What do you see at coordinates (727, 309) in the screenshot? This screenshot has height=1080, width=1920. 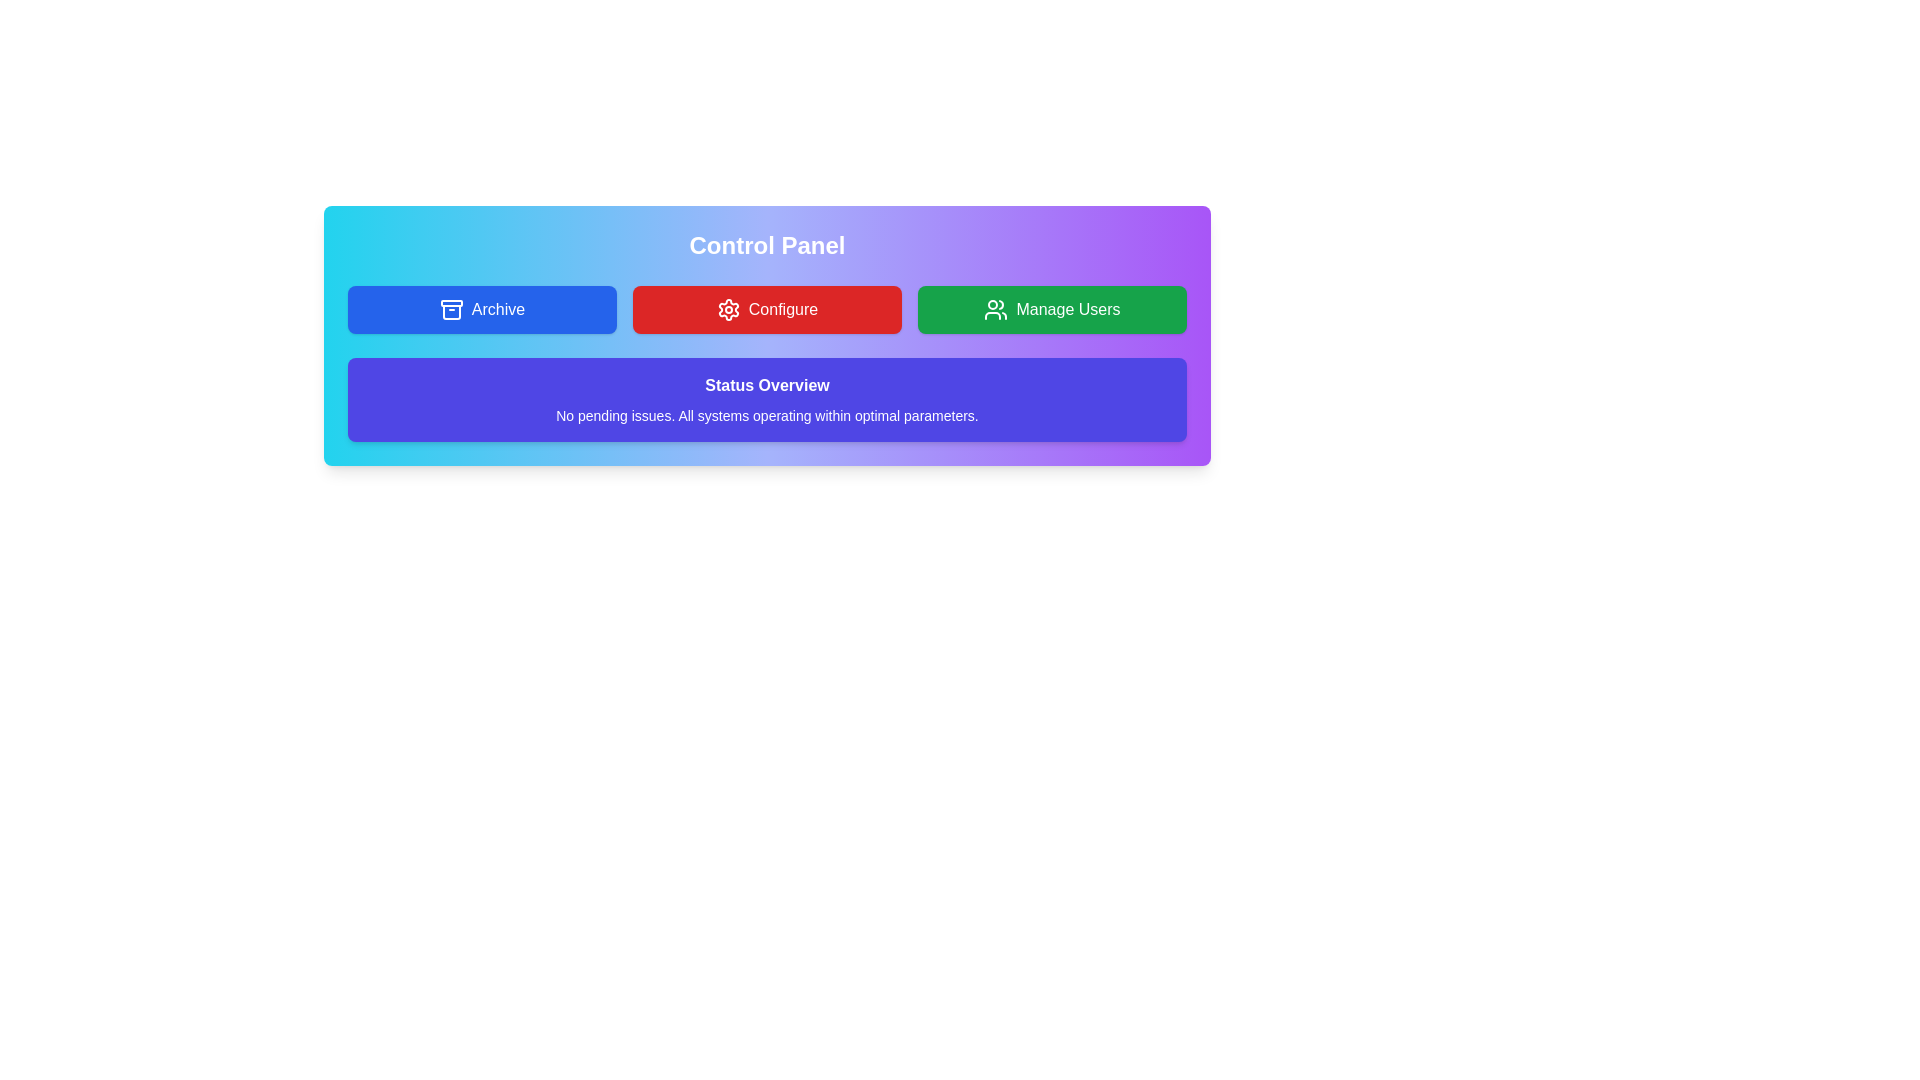 I see `the red gear-like icon within the 'Configure' button` at bounding box center [727, 309].